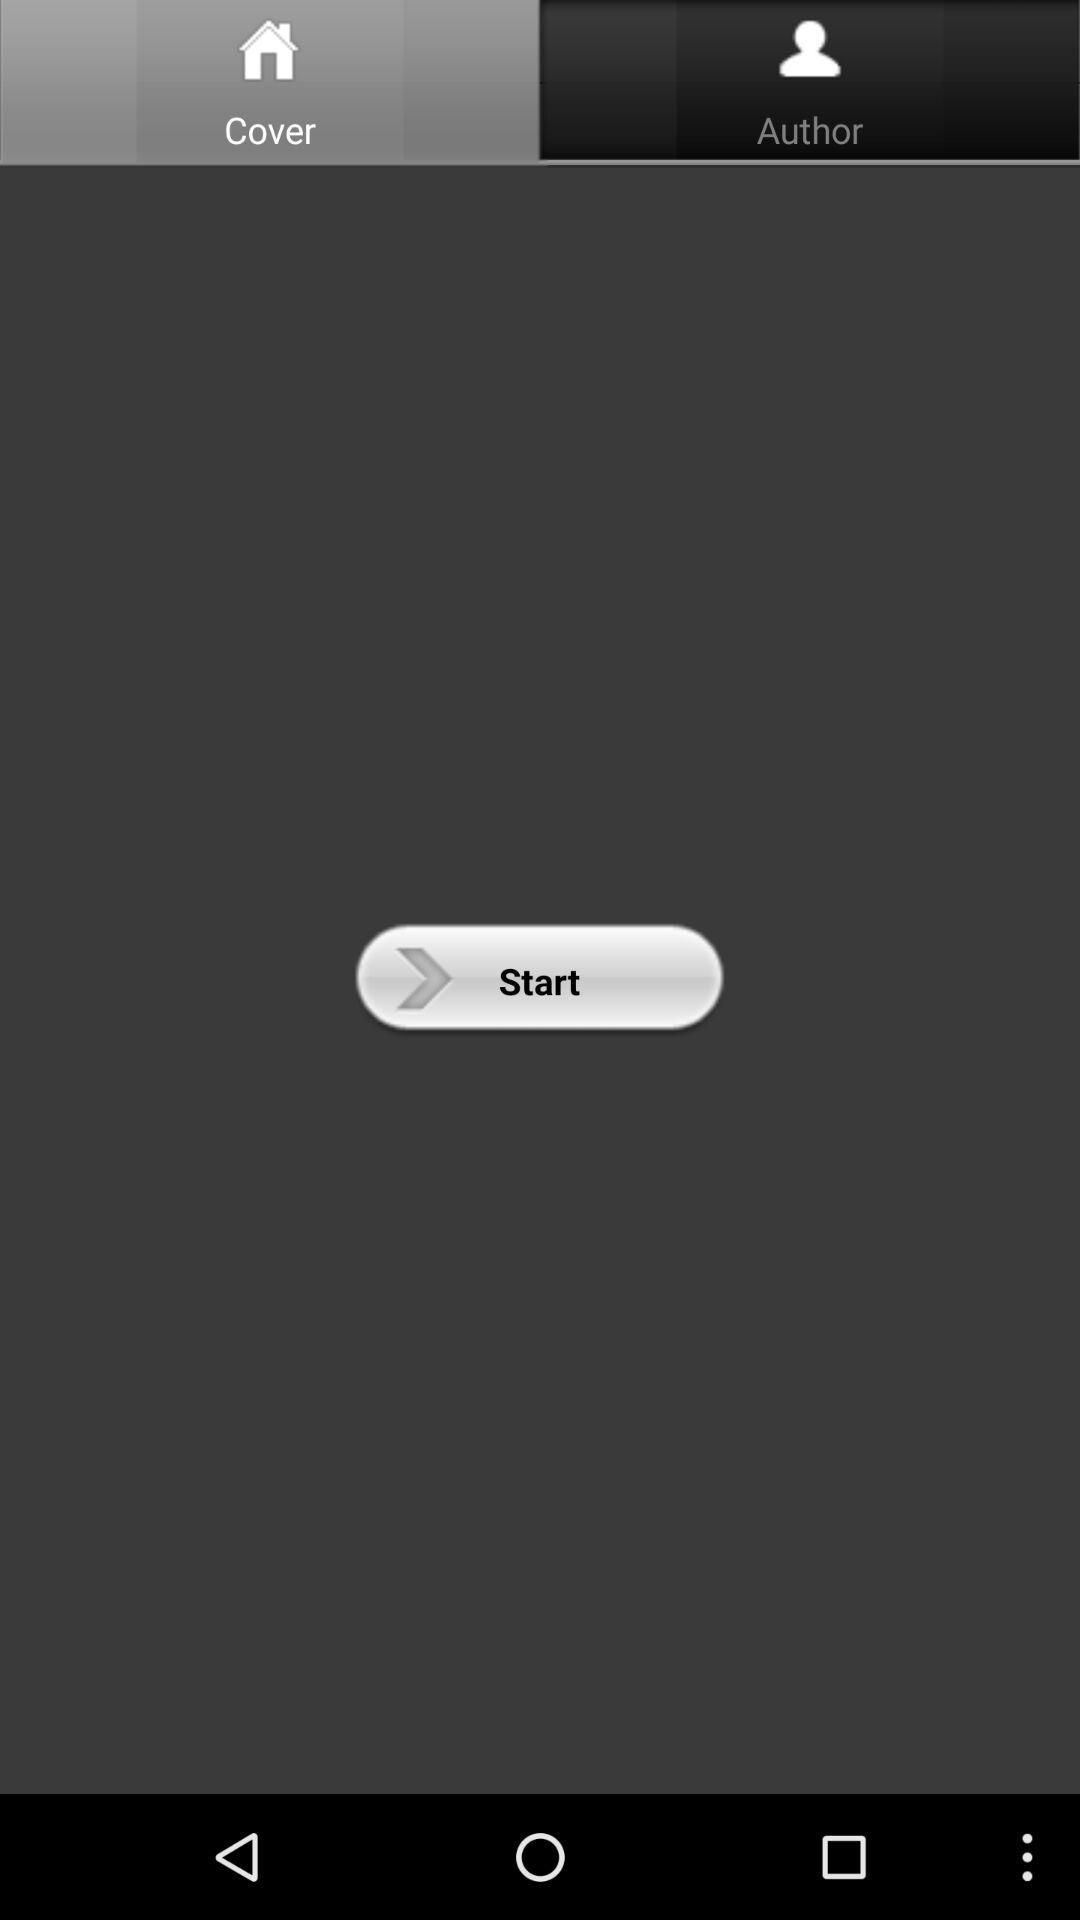  Describe the element at coordinates (538, 980) in the screenshot. I see `start icon` at that location.